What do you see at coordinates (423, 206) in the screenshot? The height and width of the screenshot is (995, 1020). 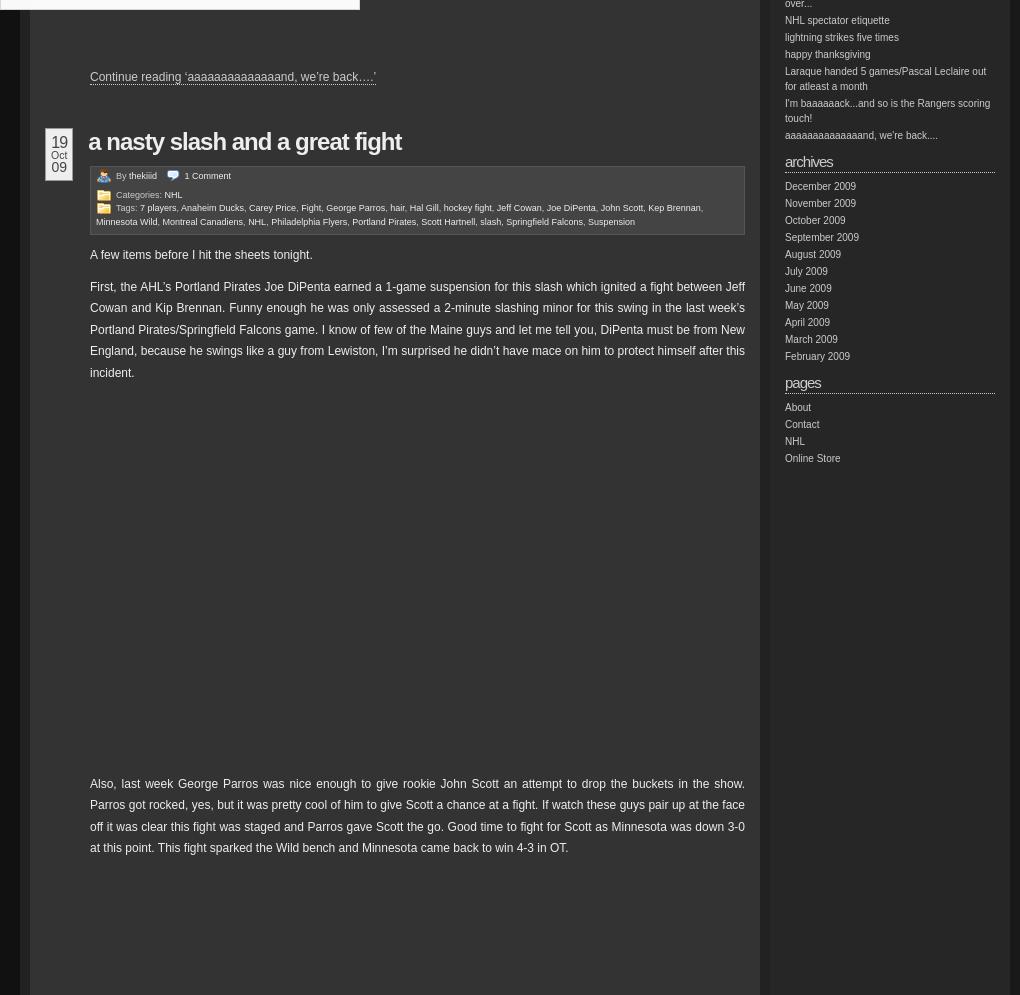 I see `'Hal Gill'` at bounding box center [423, 206].